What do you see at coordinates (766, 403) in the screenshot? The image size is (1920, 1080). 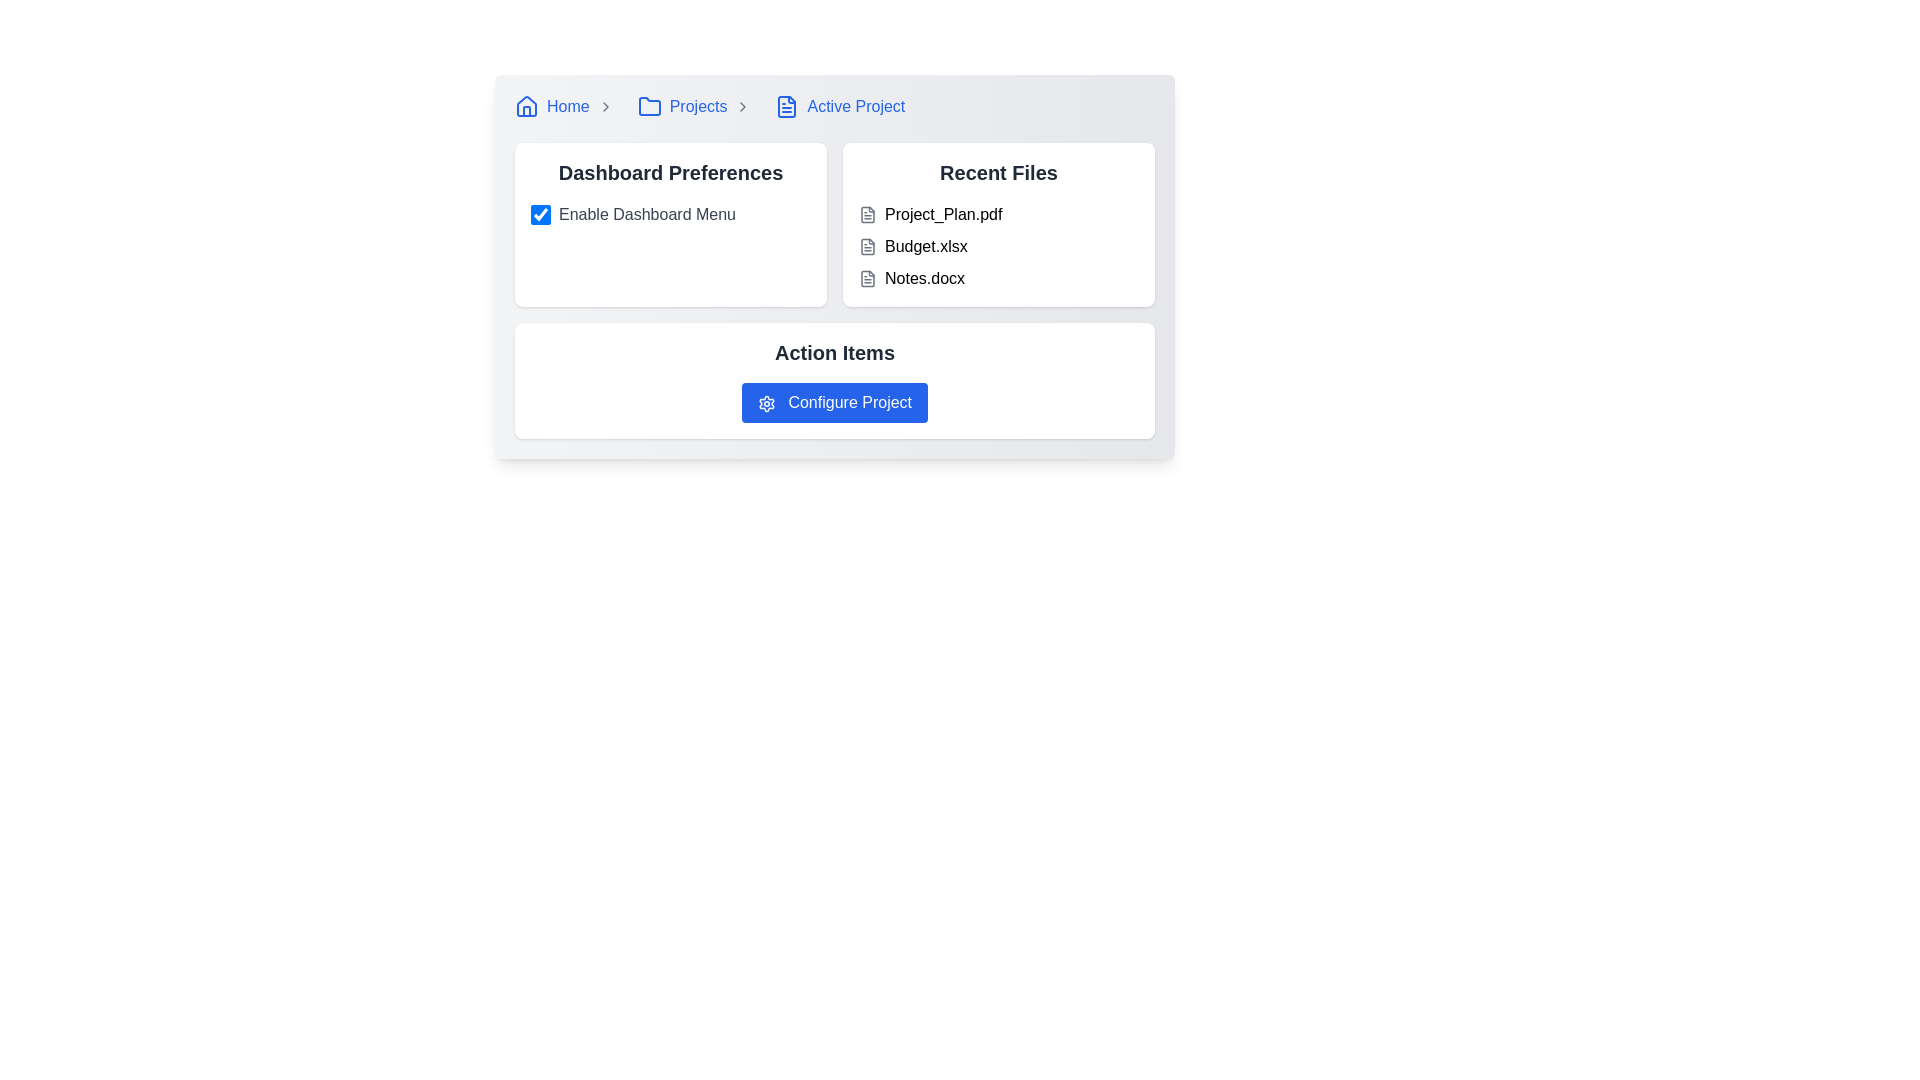 I see `the icon within the 'Configure Project' button located in the 'Action Items' section at the bottom-center of the main content area` at bounding box center [766, 403].